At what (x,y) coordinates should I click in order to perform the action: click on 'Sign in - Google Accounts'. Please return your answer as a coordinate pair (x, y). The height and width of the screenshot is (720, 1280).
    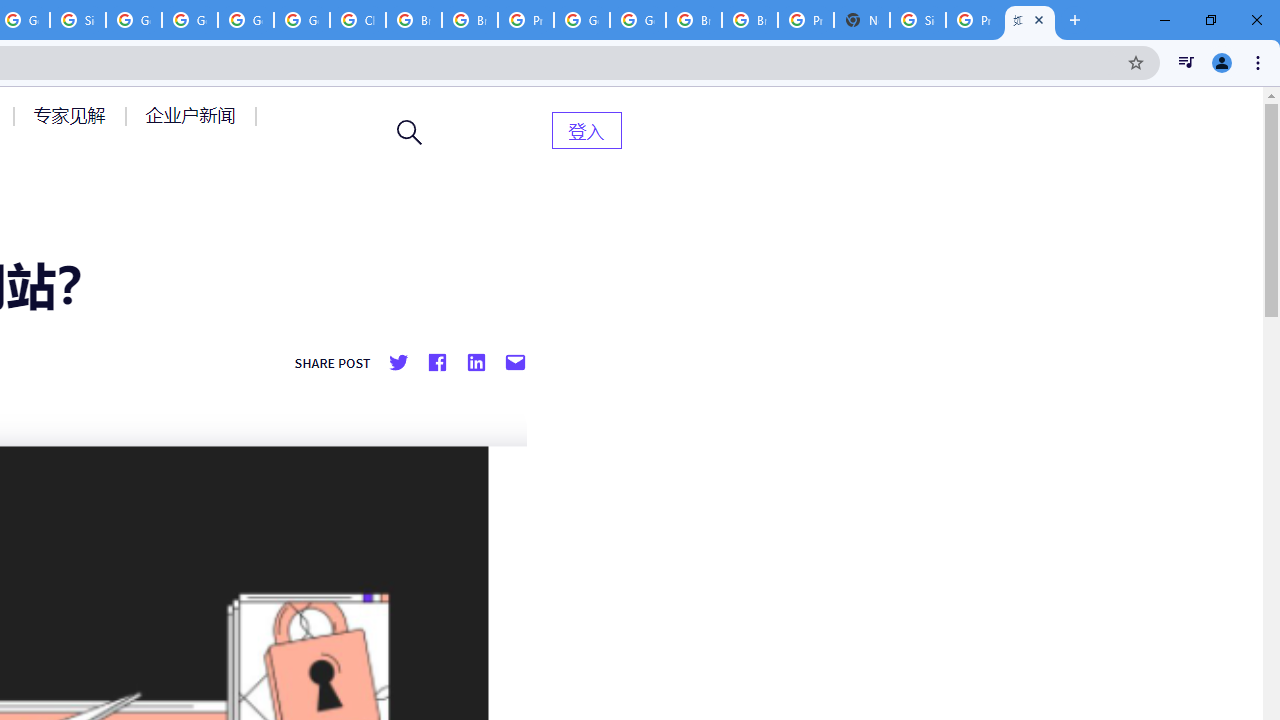
    Looking at the image, I should click on (78, 20).